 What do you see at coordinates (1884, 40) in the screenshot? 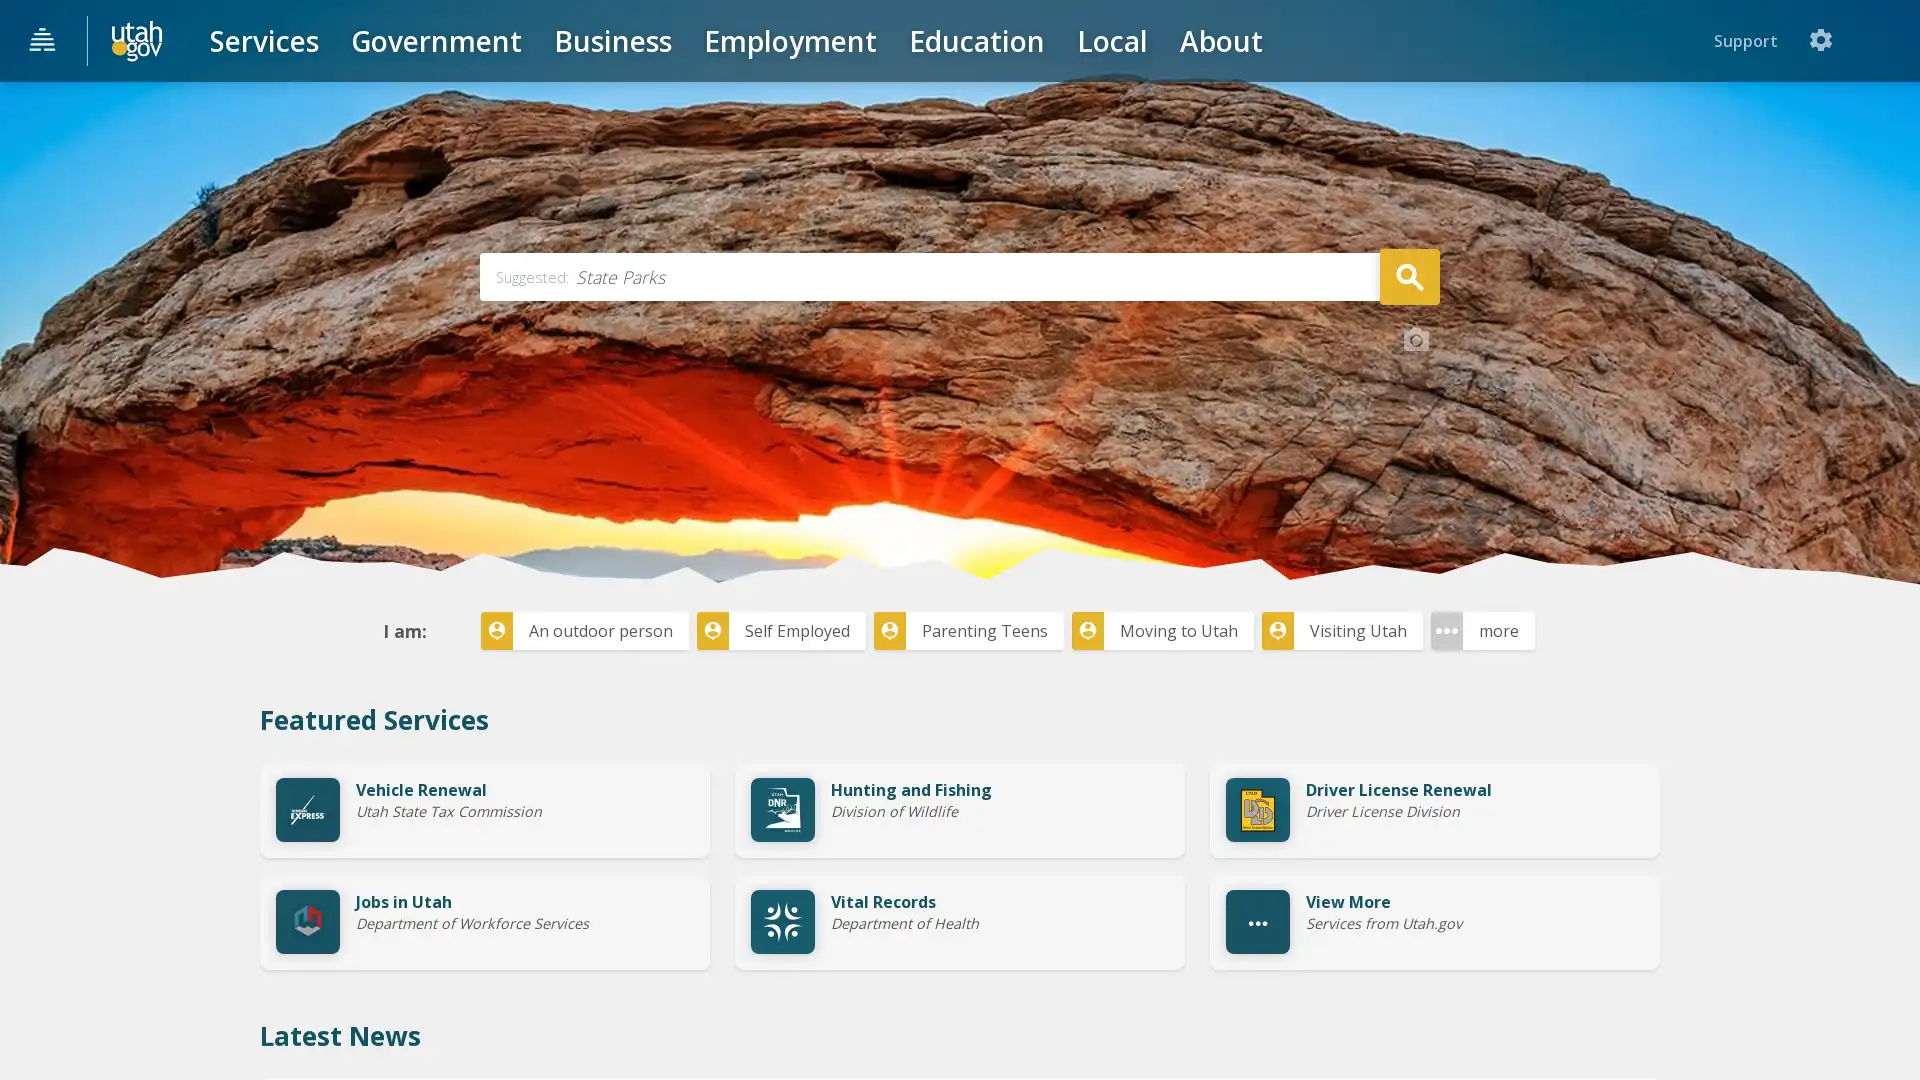
I see `Site Settings` at bounding box center [1884, 40].